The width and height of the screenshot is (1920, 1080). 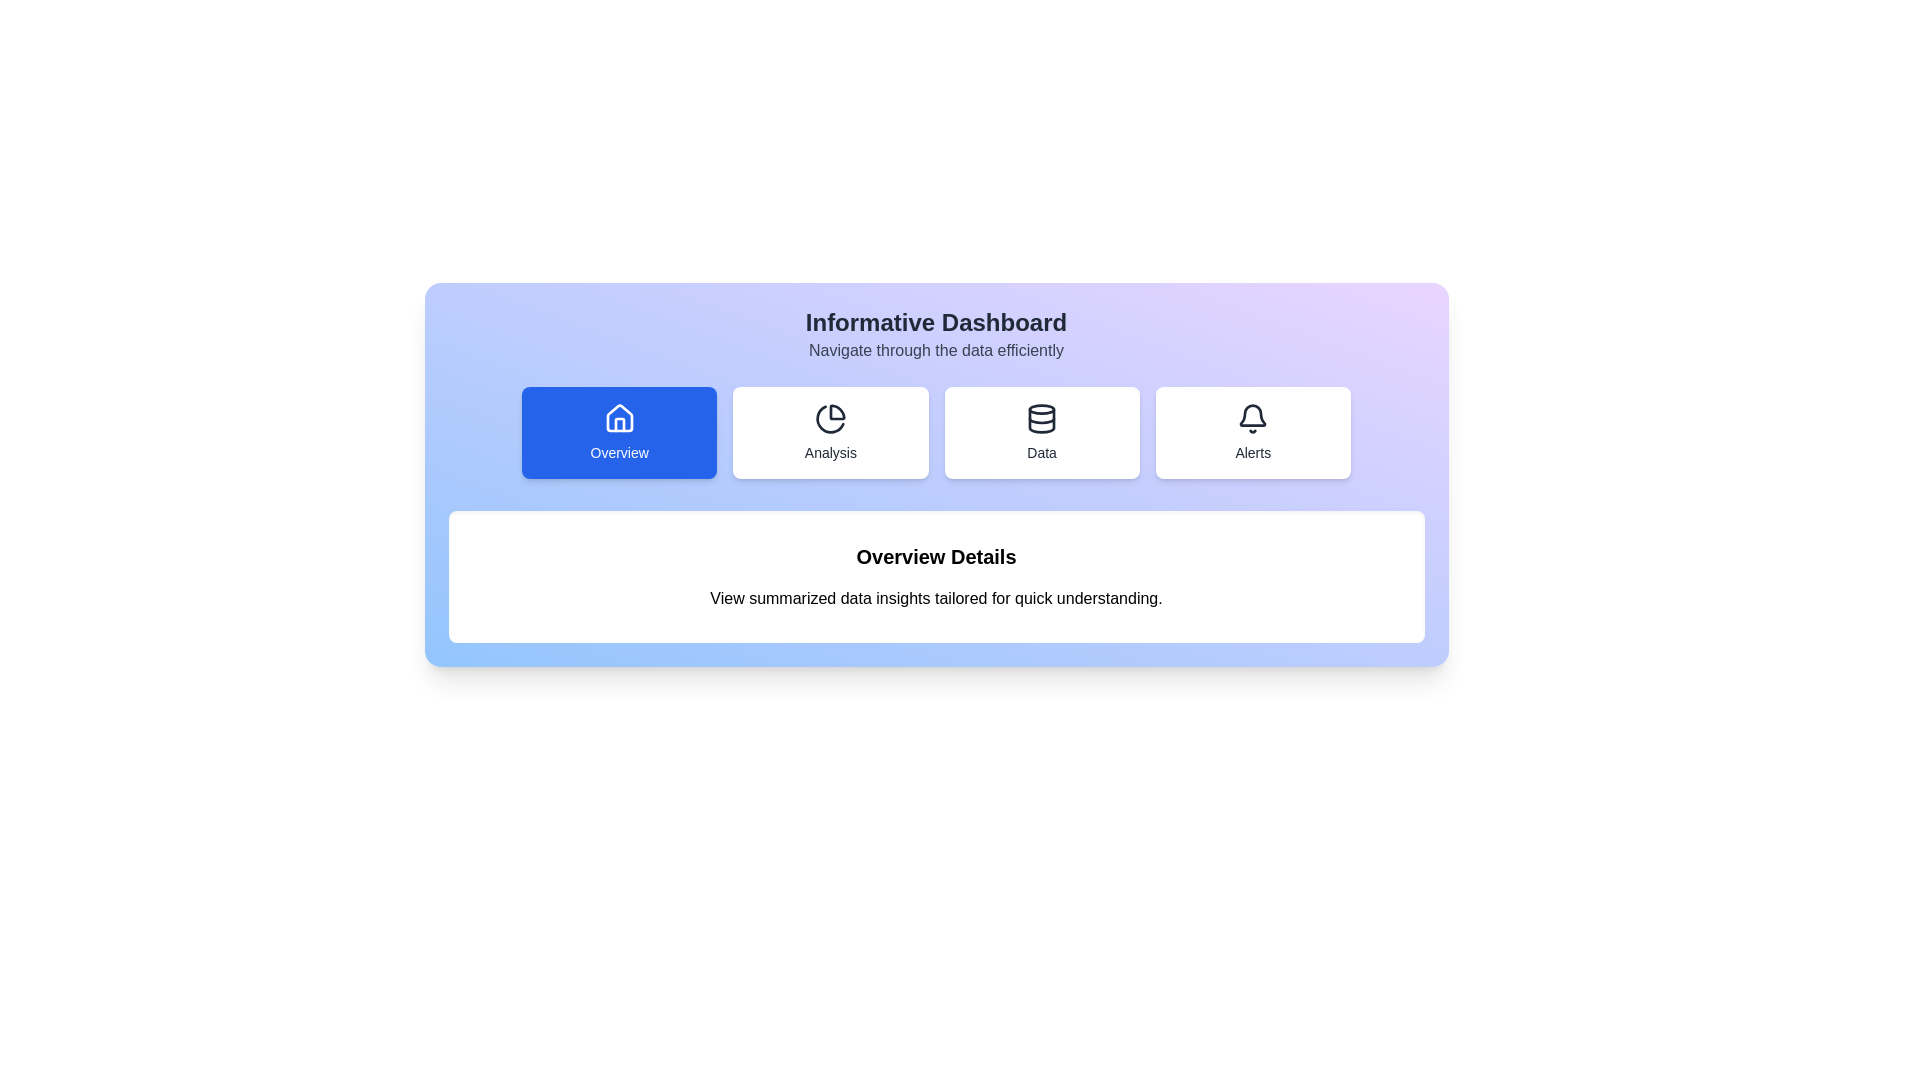 I want to click on the house-shaped icon with a white stroke and blue background located in the 'Overview' section, so click(x=618, y=418).